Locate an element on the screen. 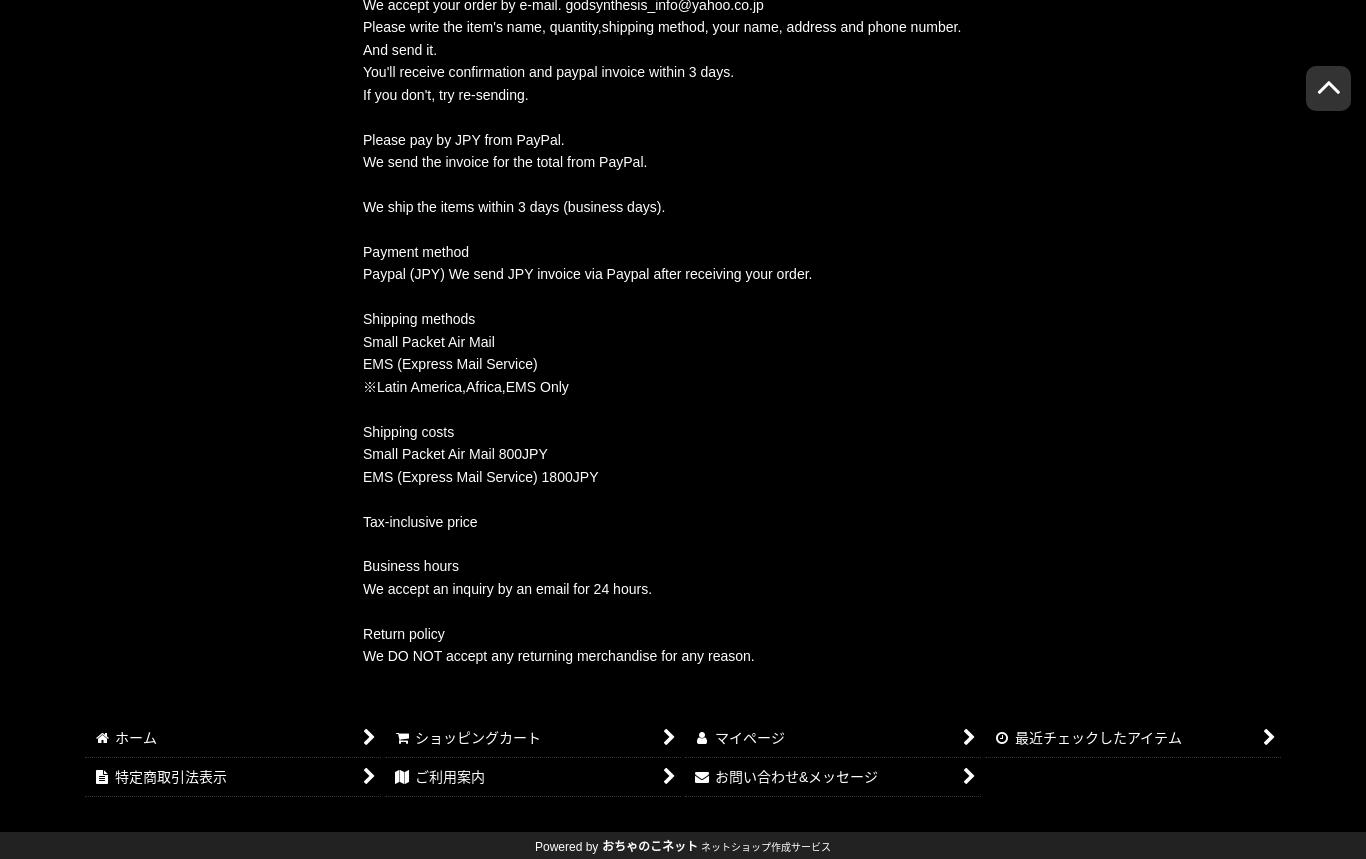  'We ship the items within 3 days (business days).' is located at coordinates (514, 205).